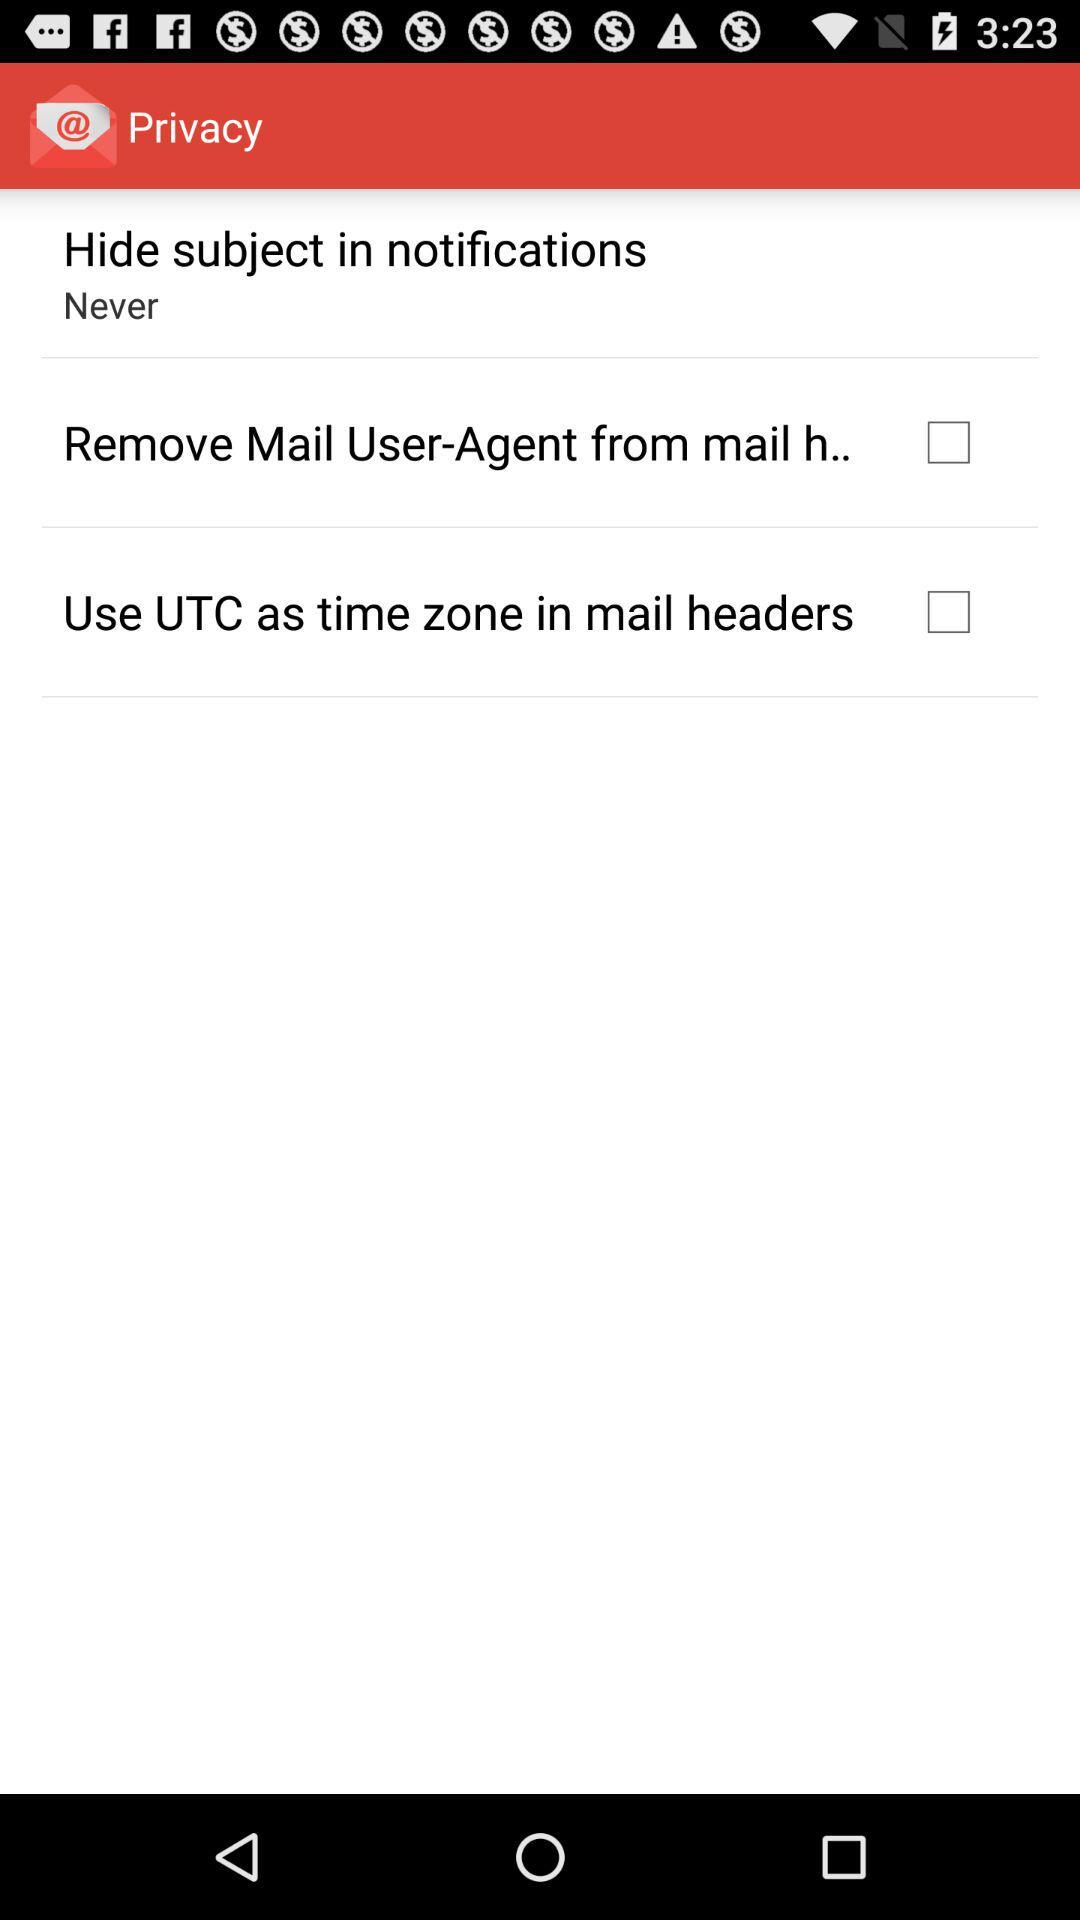 This screenshot has height=1920, width=1080. Describe the element at coordinates (111, 303) in the screenshot. I see `never app` at that location.